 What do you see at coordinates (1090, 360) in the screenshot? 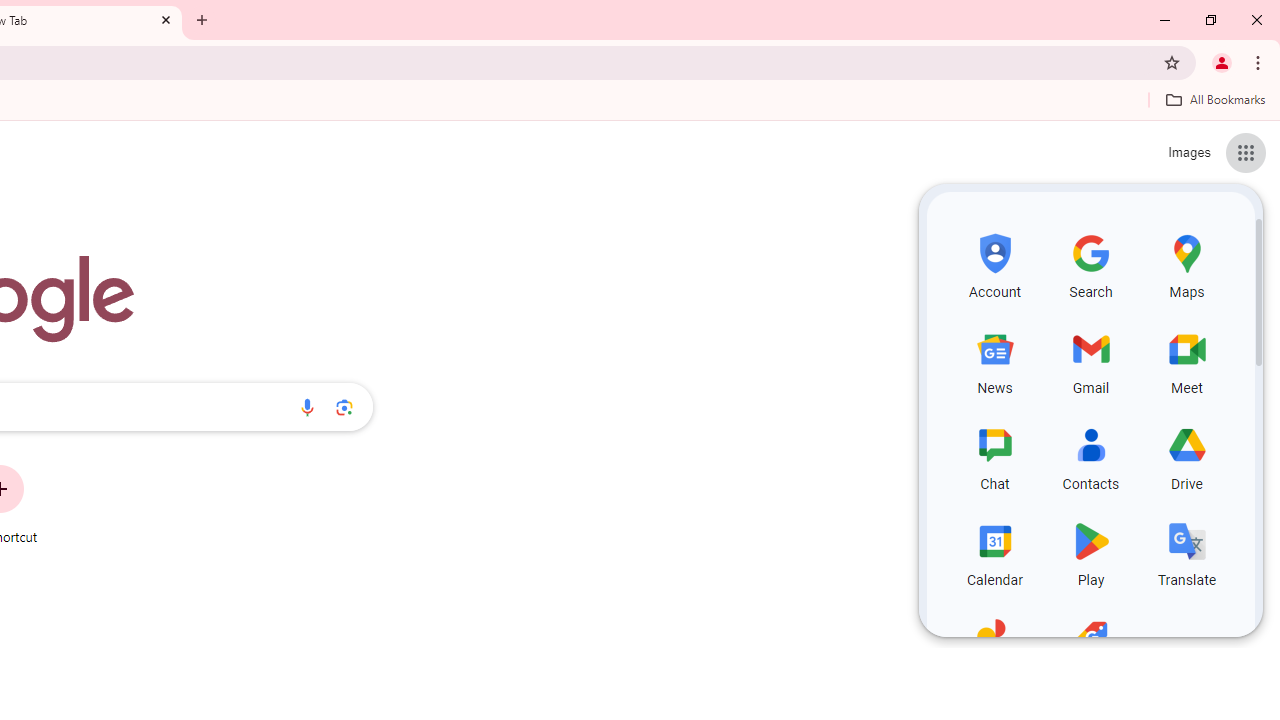
I see `'Gmail, row 2 of 5 and column 2 of 3 in the first section'` at bounding box center [1090, 360].